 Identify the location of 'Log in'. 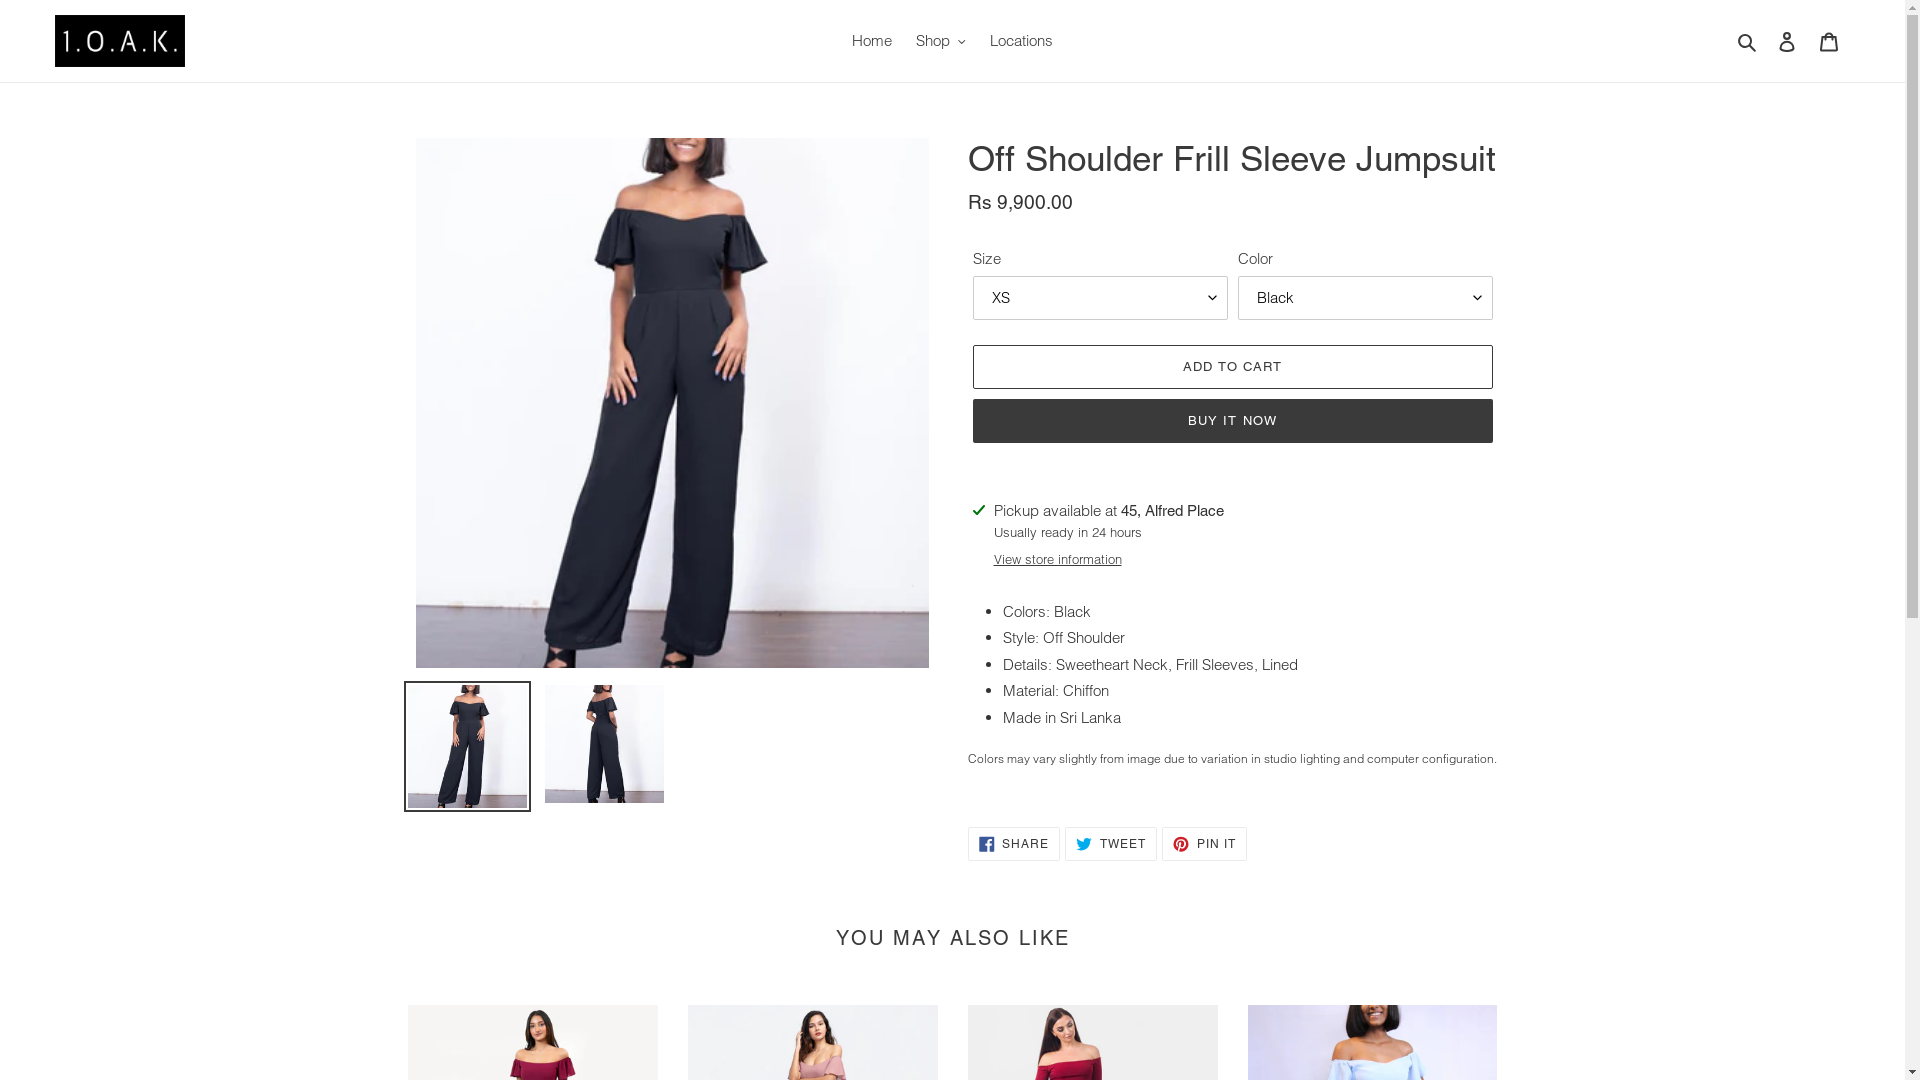
(1786, 41).